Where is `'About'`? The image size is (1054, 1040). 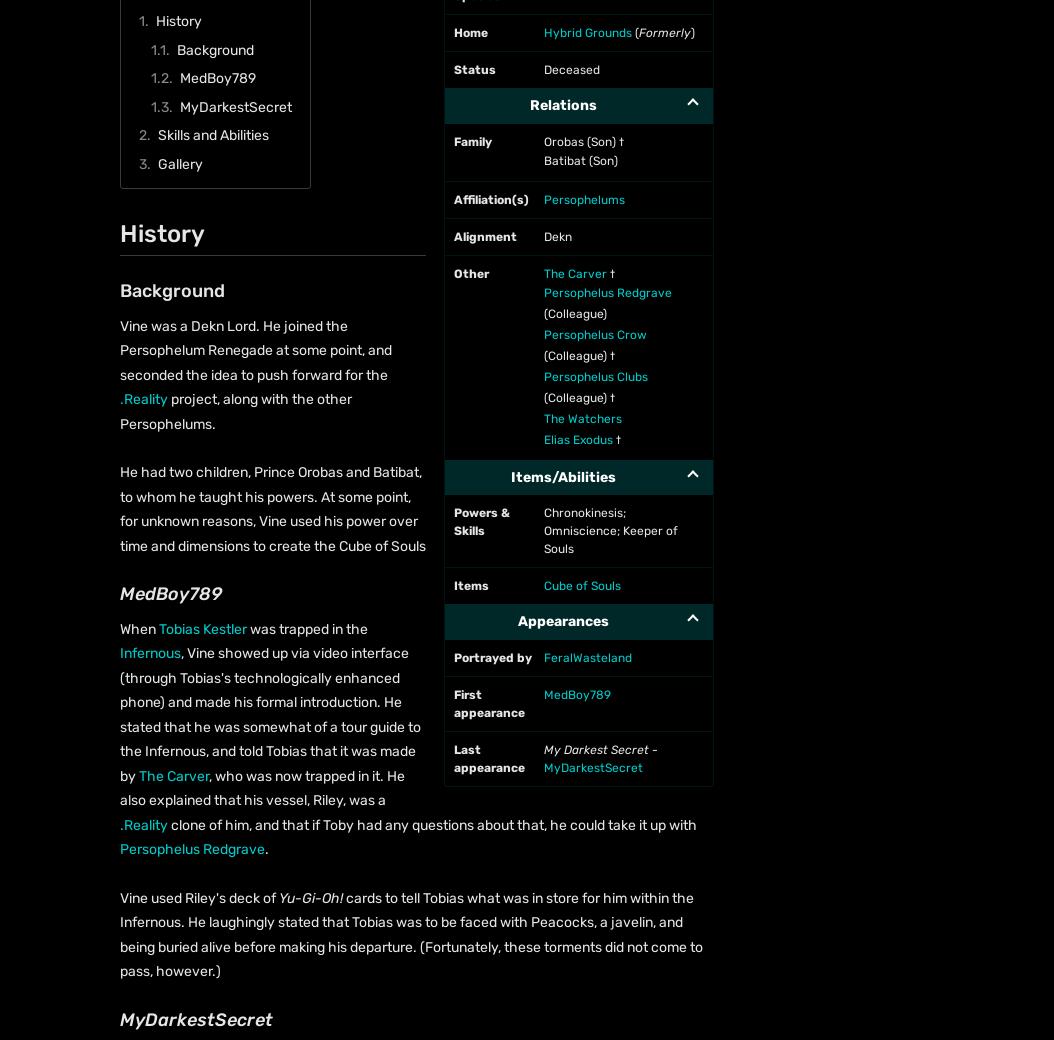 'About' is located at coordinates (101, 290).